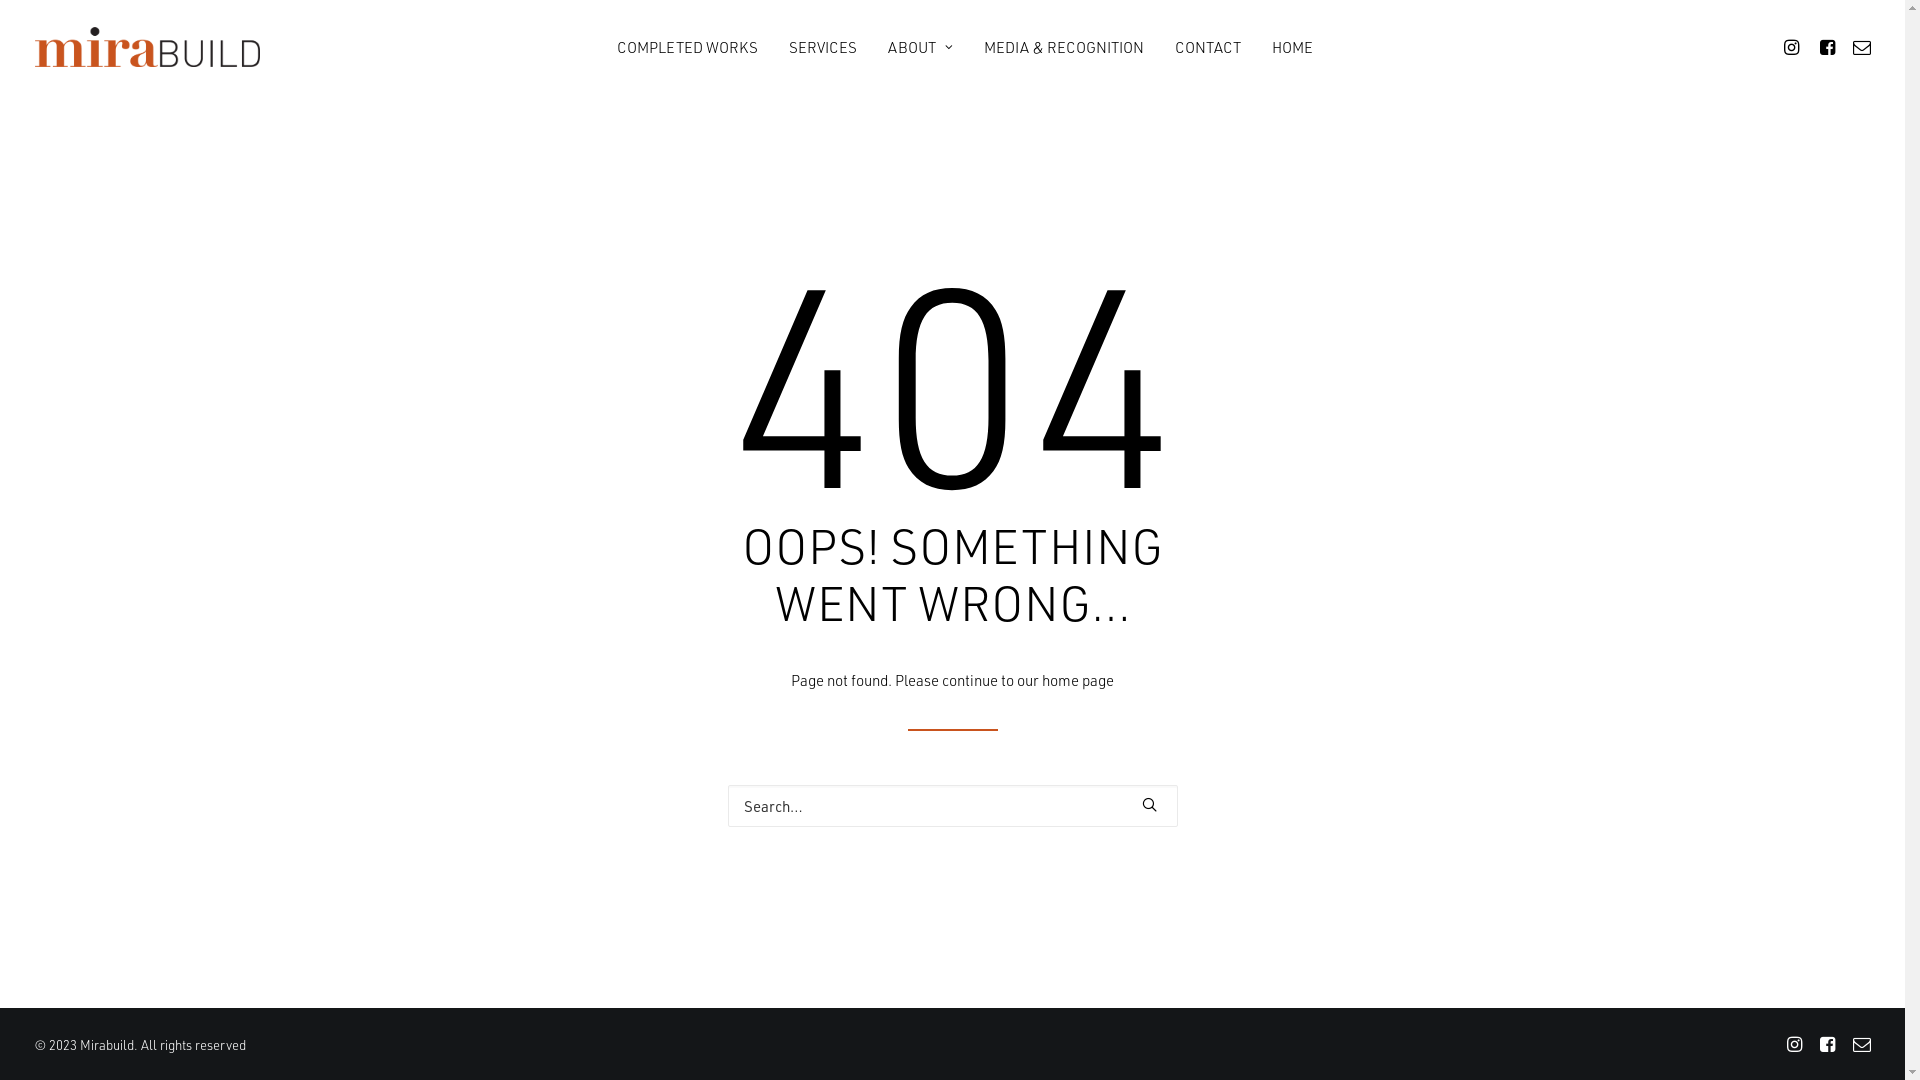 The height and width of the screenshot is (1080, 1920). Describe the element at coordinates (952, 805) in the screenshot. I see `'Search for:'` at that location.